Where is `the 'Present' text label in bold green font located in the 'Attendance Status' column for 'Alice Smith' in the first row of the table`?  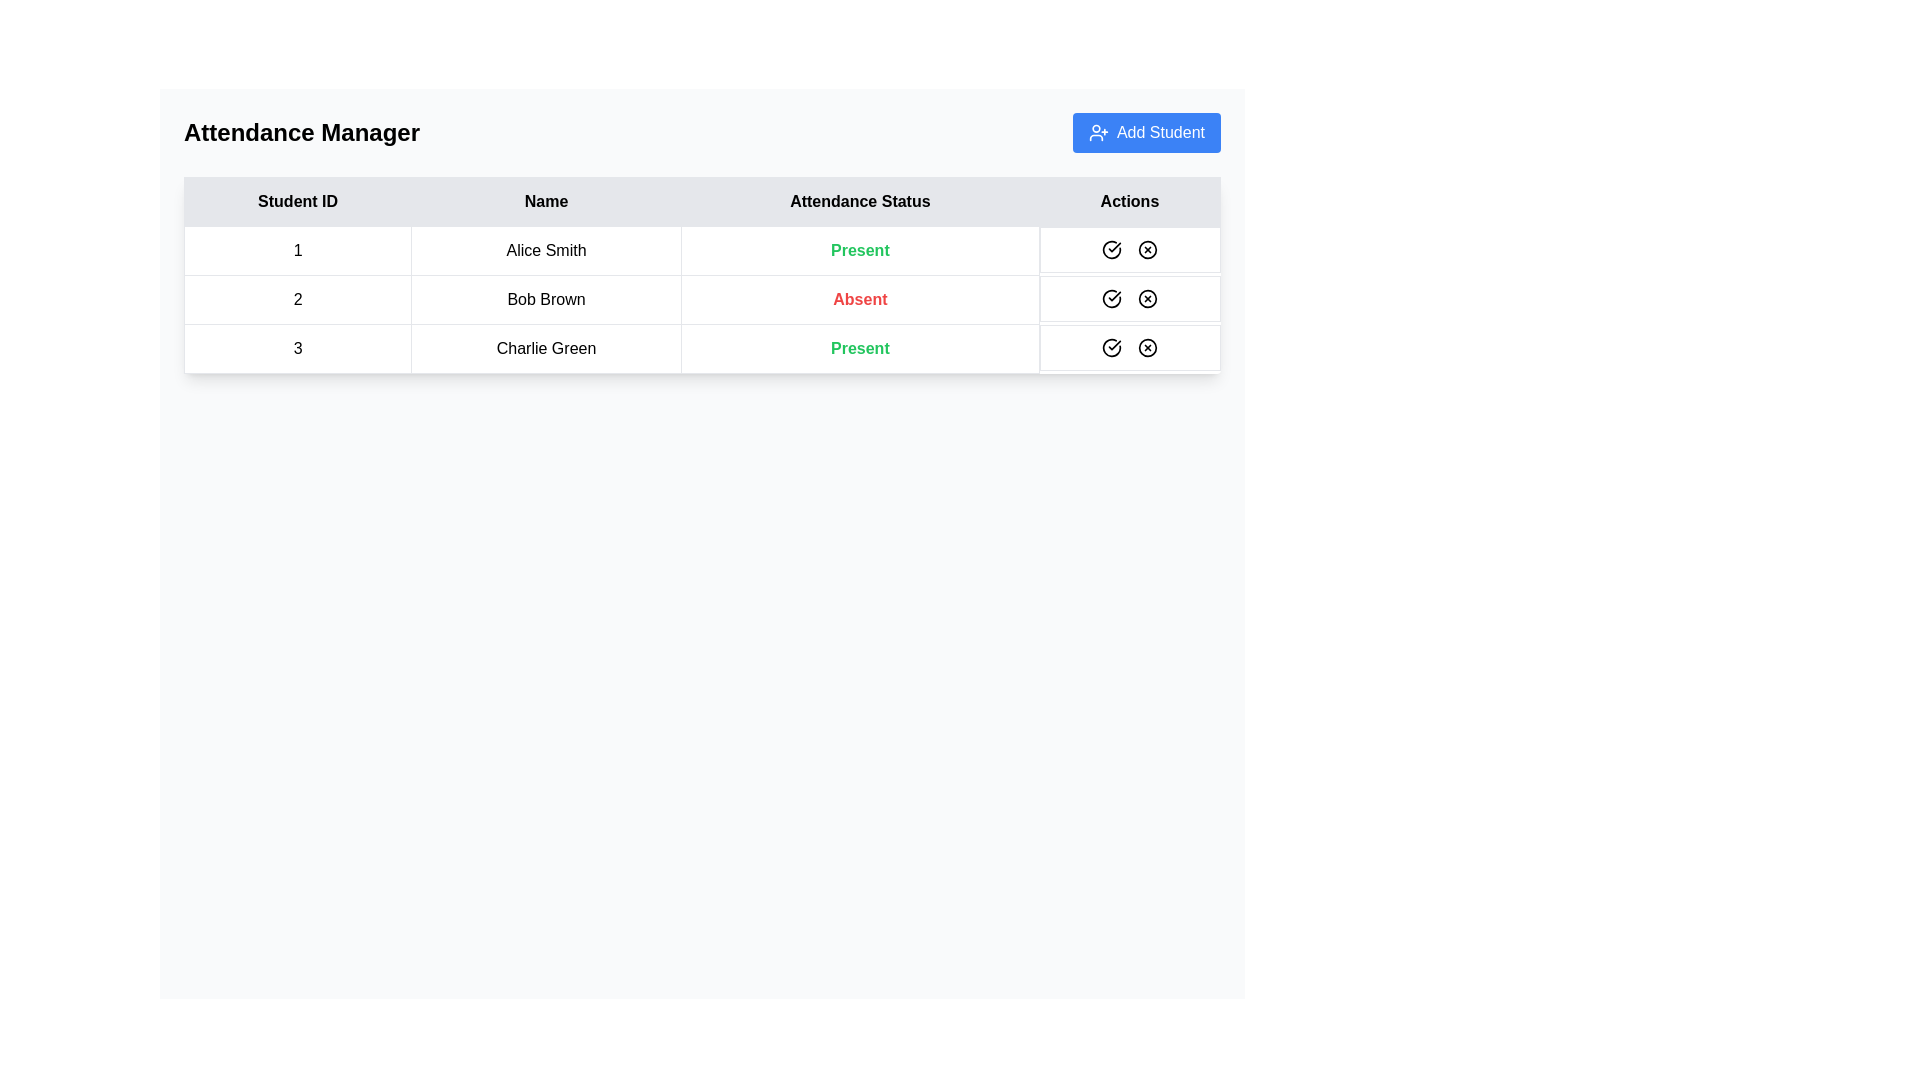 the 'Present' text label in bold green font located in the 'Attendance Status' column for 'Alice Smith' in the first row of the table is located at coordinates (860, 249).